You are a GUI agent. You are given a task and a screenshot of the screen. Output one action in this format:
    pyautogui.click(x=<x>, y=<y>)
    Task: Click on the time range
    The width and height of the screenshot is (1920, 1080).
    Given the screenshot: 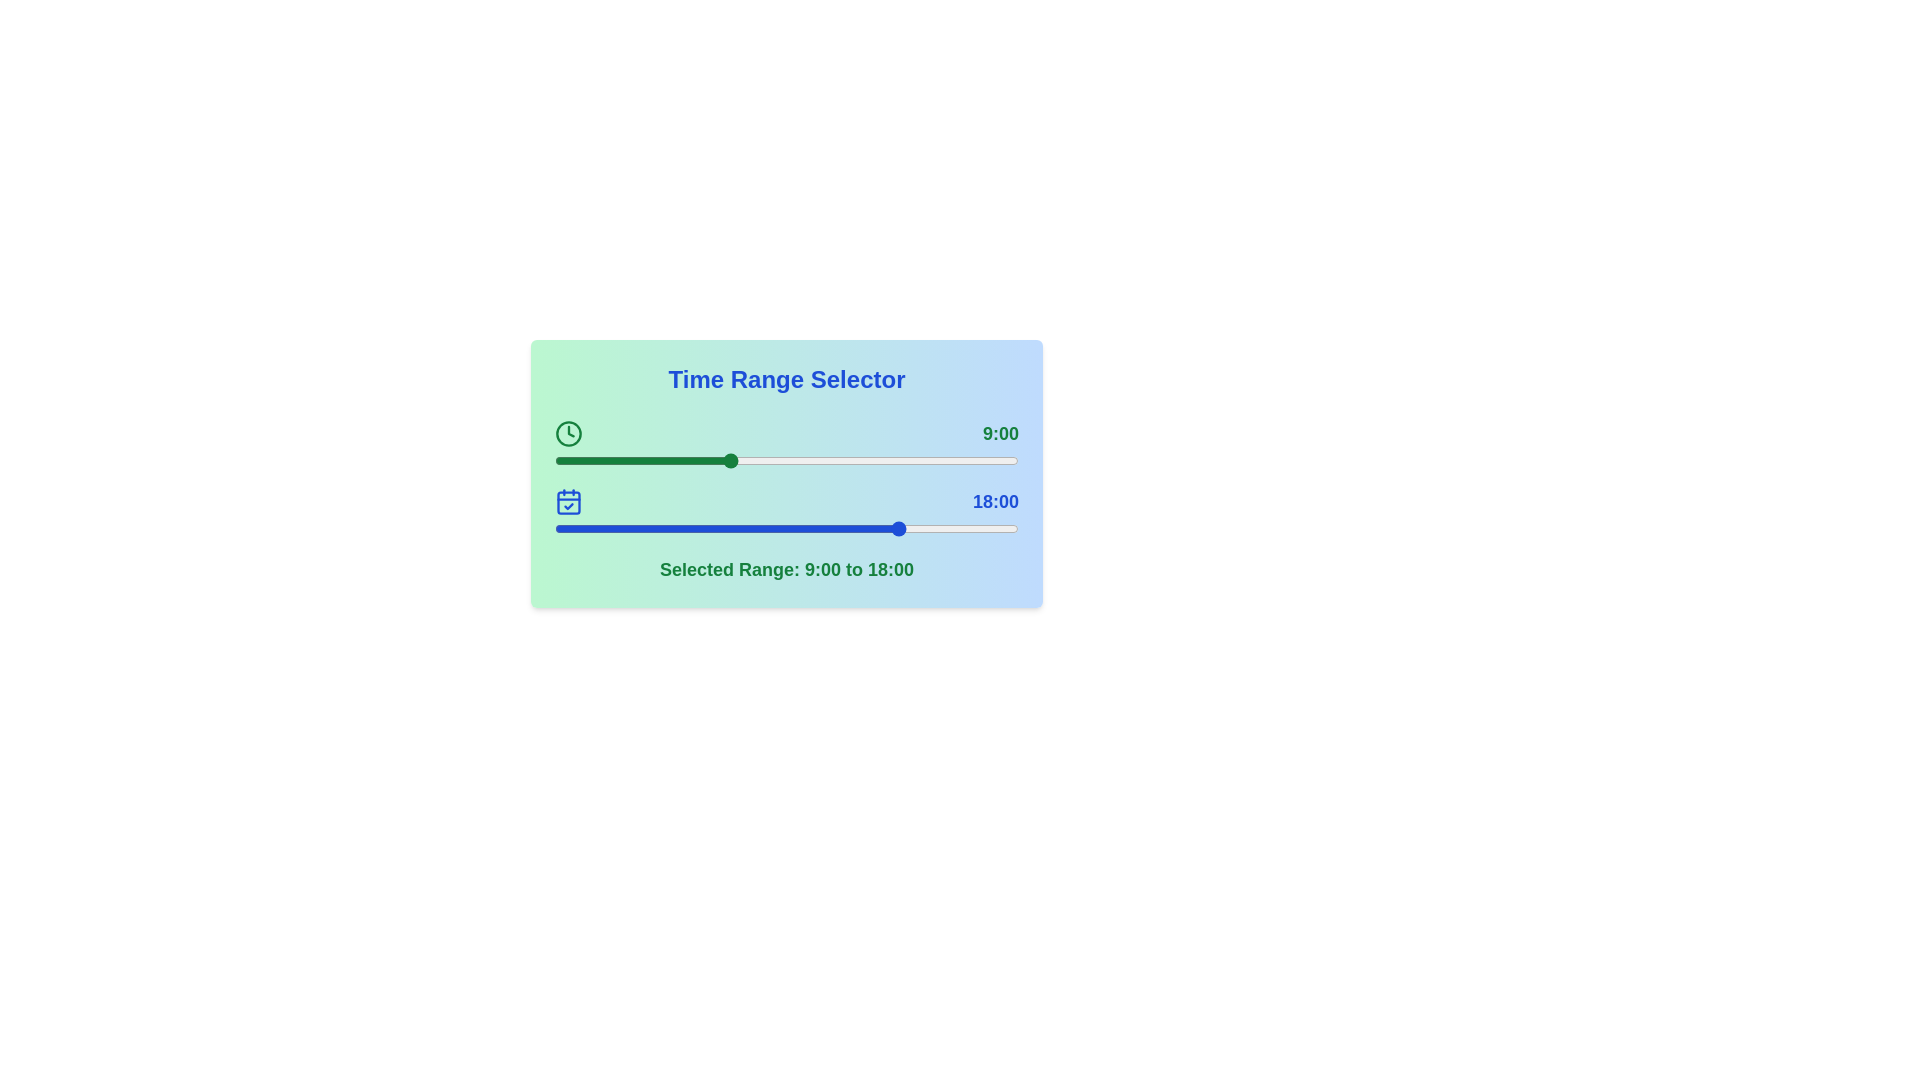 What is the action you would take?
    pyautogui.click(x=864, y=527)
    